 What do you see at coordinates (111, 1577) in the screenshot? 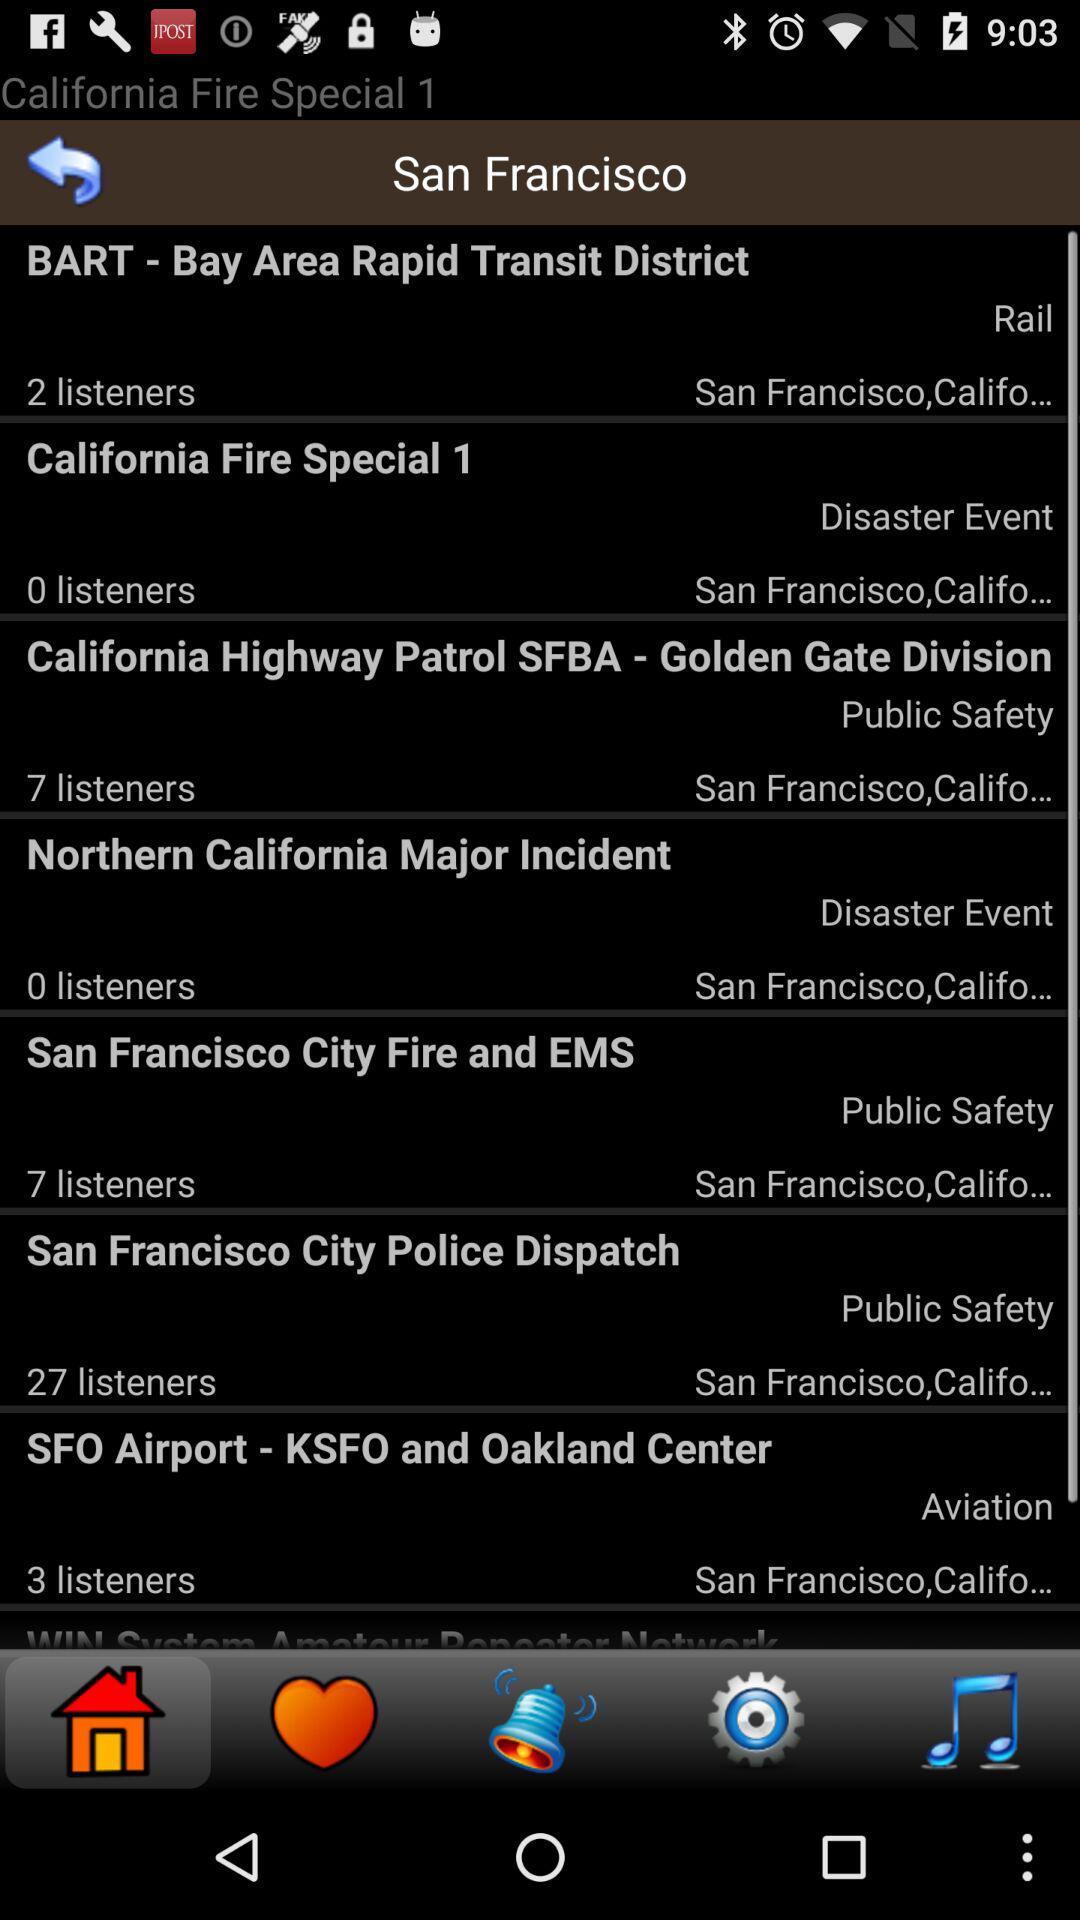
I see `item above win system amateur icon` at bounding box center [111, 1577].